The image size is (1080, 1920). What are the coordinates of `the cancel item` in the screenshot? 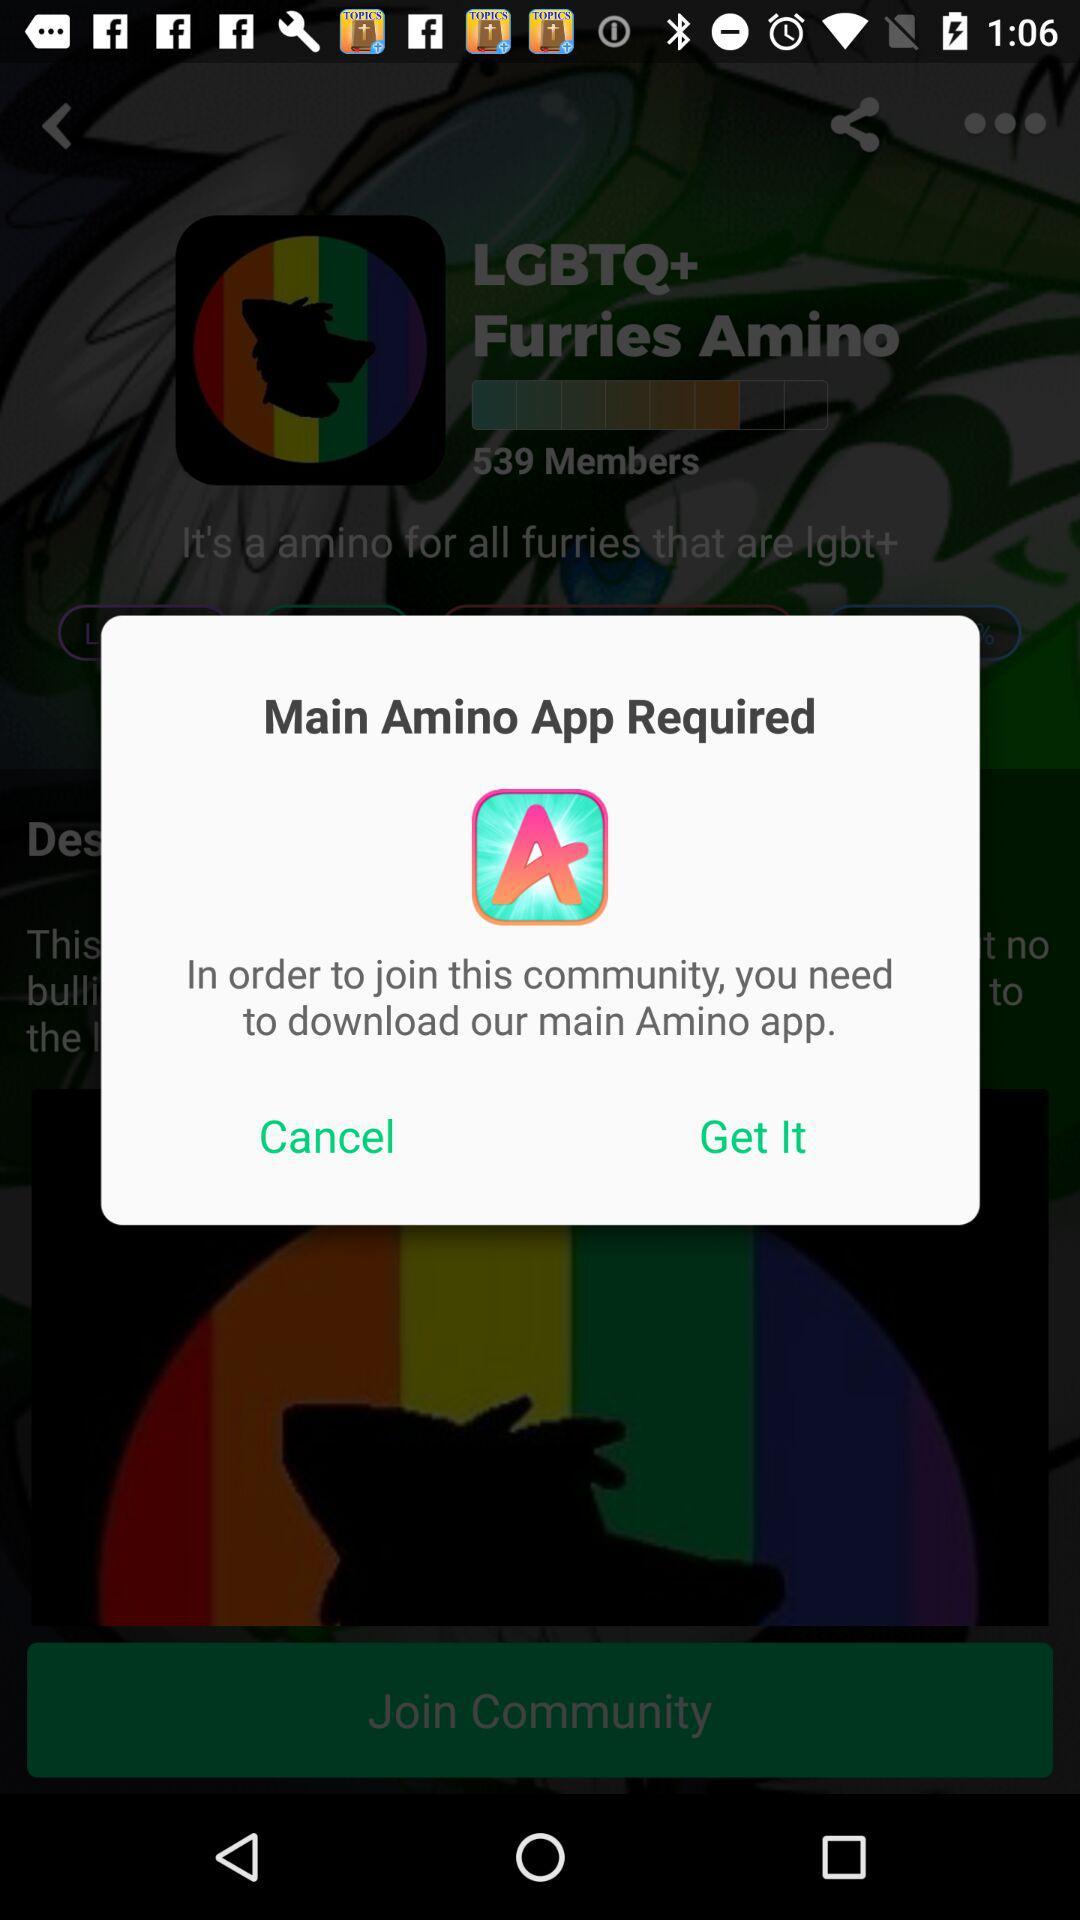 It's located at (326, 1135).